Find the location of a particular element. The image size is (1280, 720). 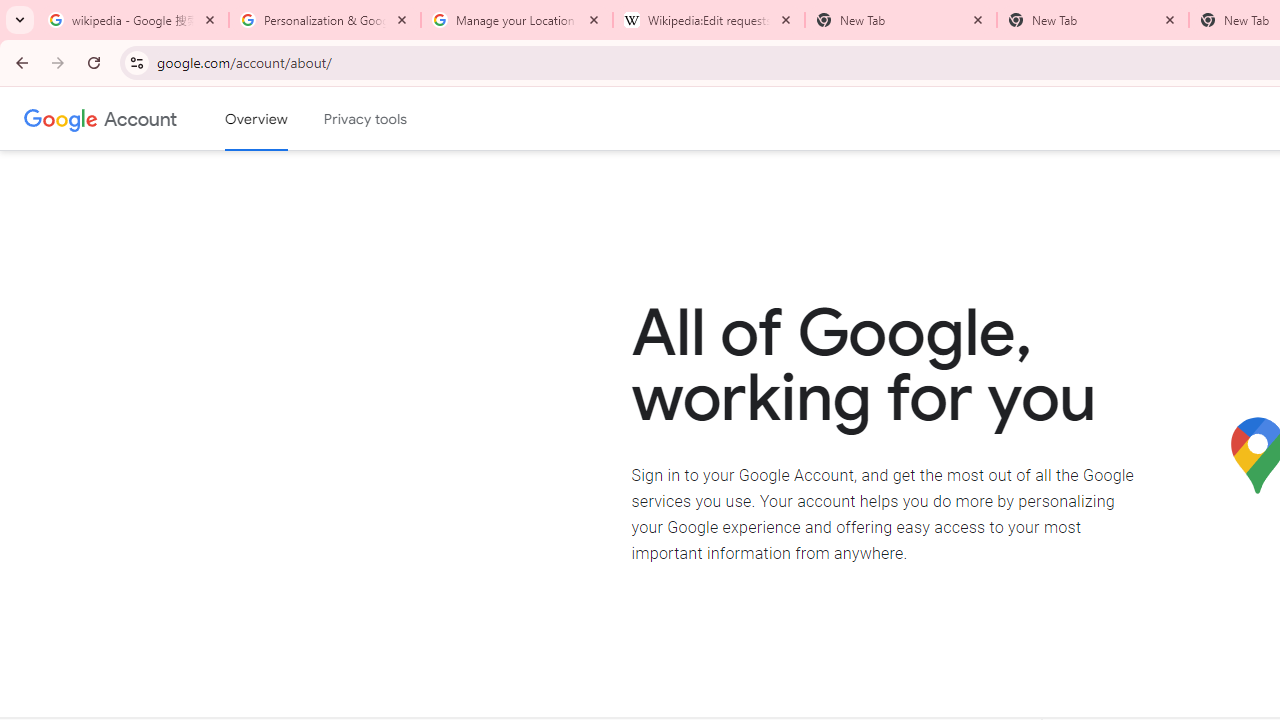

'Skip to Content' is located at coordinates (284, 116).